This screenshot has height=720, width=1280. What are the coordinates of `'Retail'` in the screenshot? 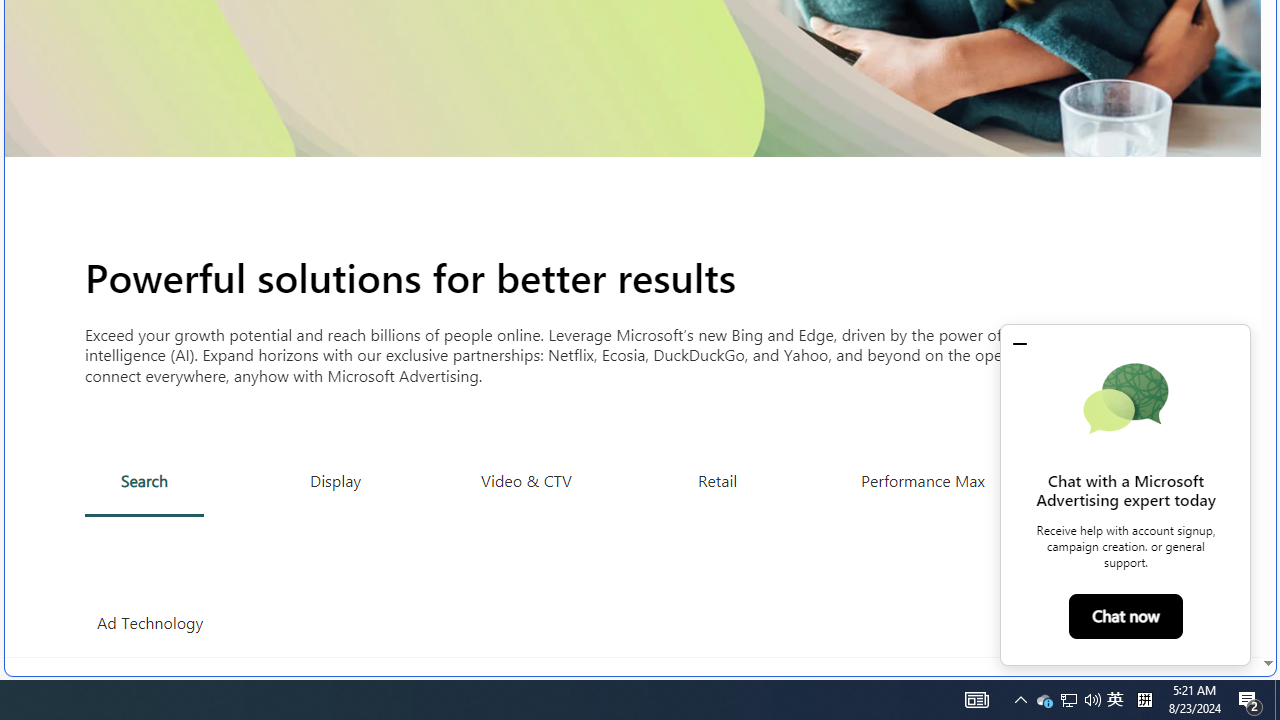 It's located at (717, 480).